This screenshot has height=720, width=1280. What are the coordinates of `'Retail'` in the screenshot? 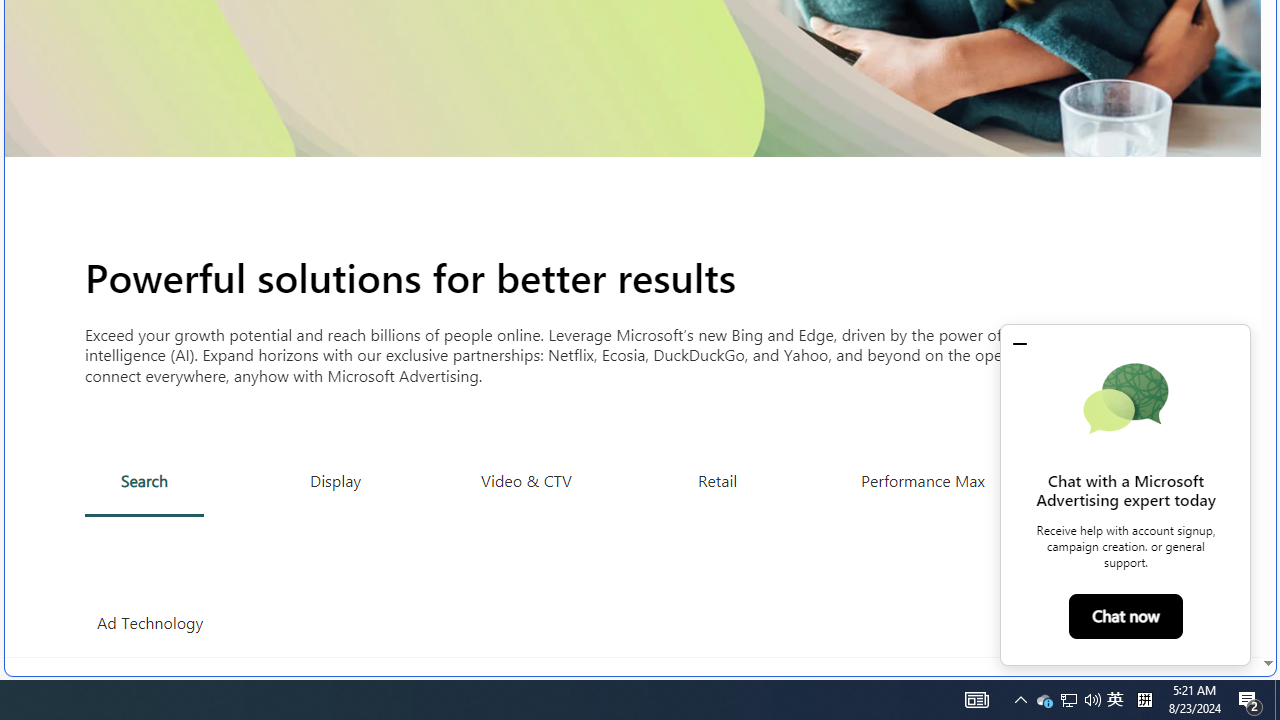 It's located at (717, 480).